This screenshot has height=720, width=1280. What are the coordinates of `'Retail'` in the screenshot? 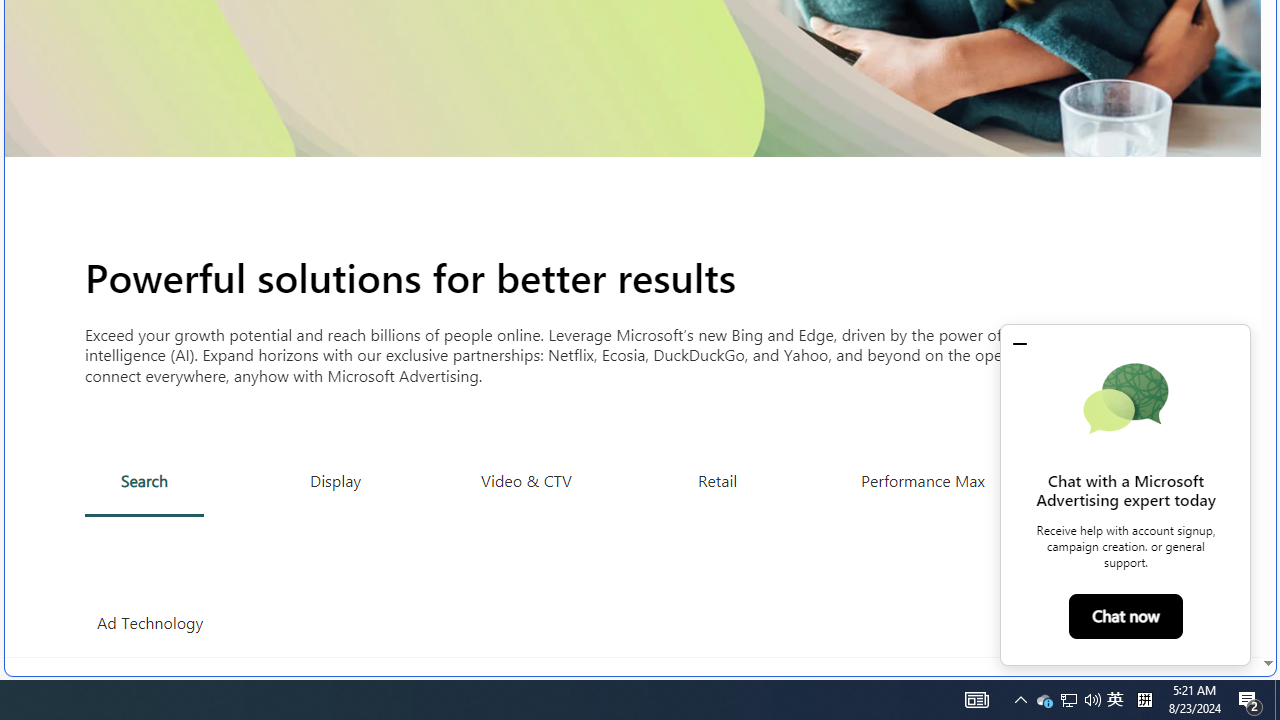 It's located at (717, 480).